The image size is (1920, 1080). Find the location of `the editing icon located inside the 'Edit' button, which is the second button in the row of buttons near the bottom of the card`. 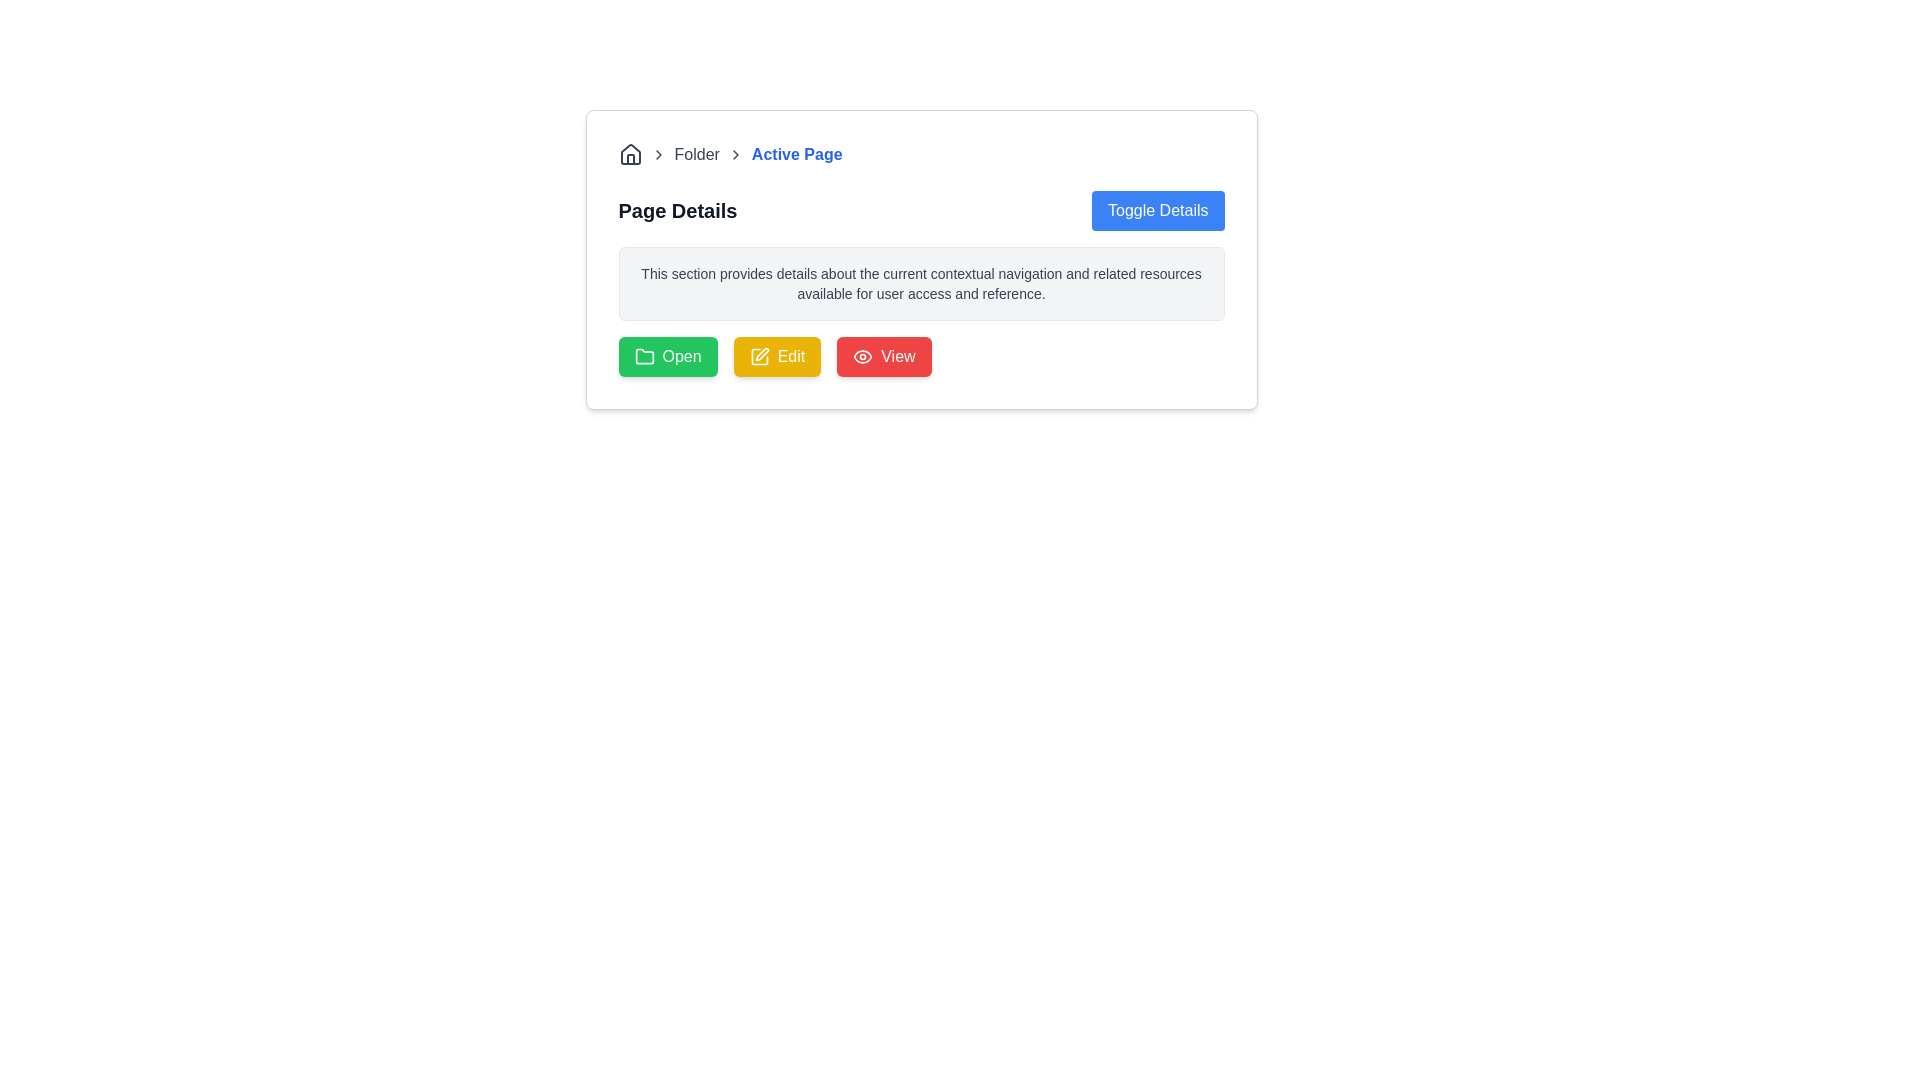

the editing icon located inside the 'Edit' button, which is the second button in the row of buttons near the bottom of the card is located at coordinates (758, 356).